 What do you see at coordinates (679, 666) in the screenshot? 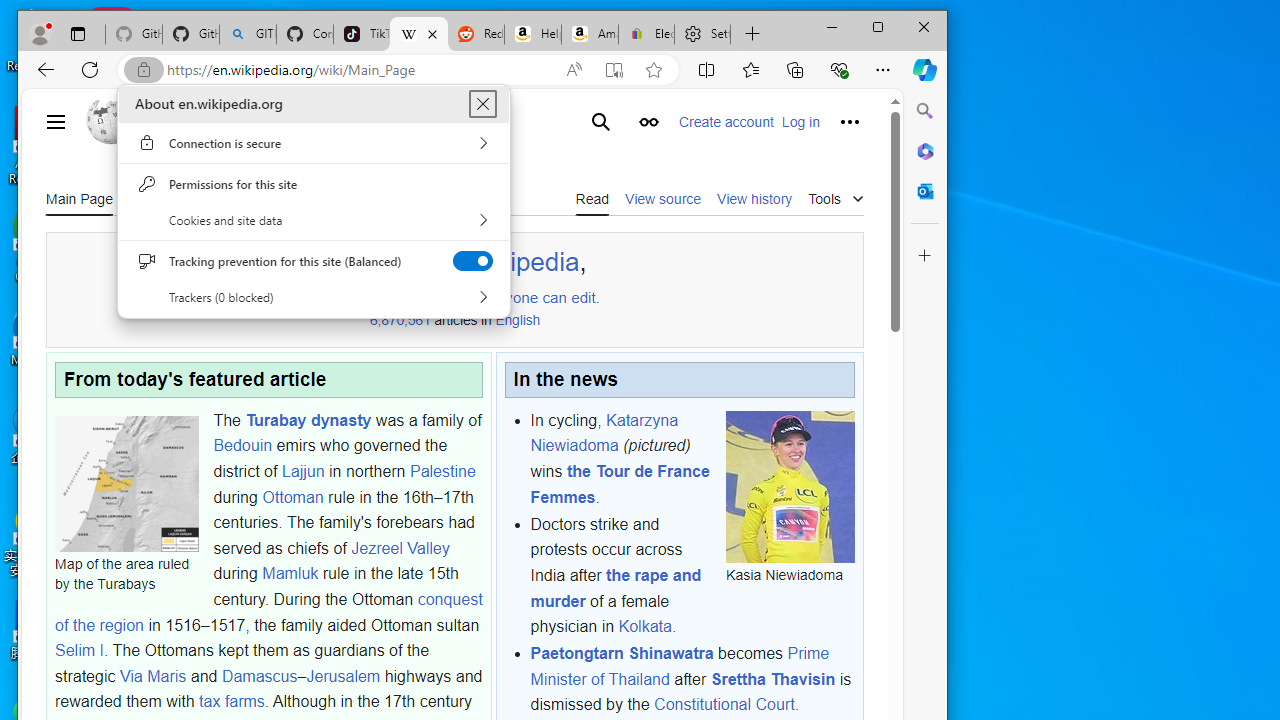
I see `'Prime Minister of Thailand'` at bounding box center [679, 666].